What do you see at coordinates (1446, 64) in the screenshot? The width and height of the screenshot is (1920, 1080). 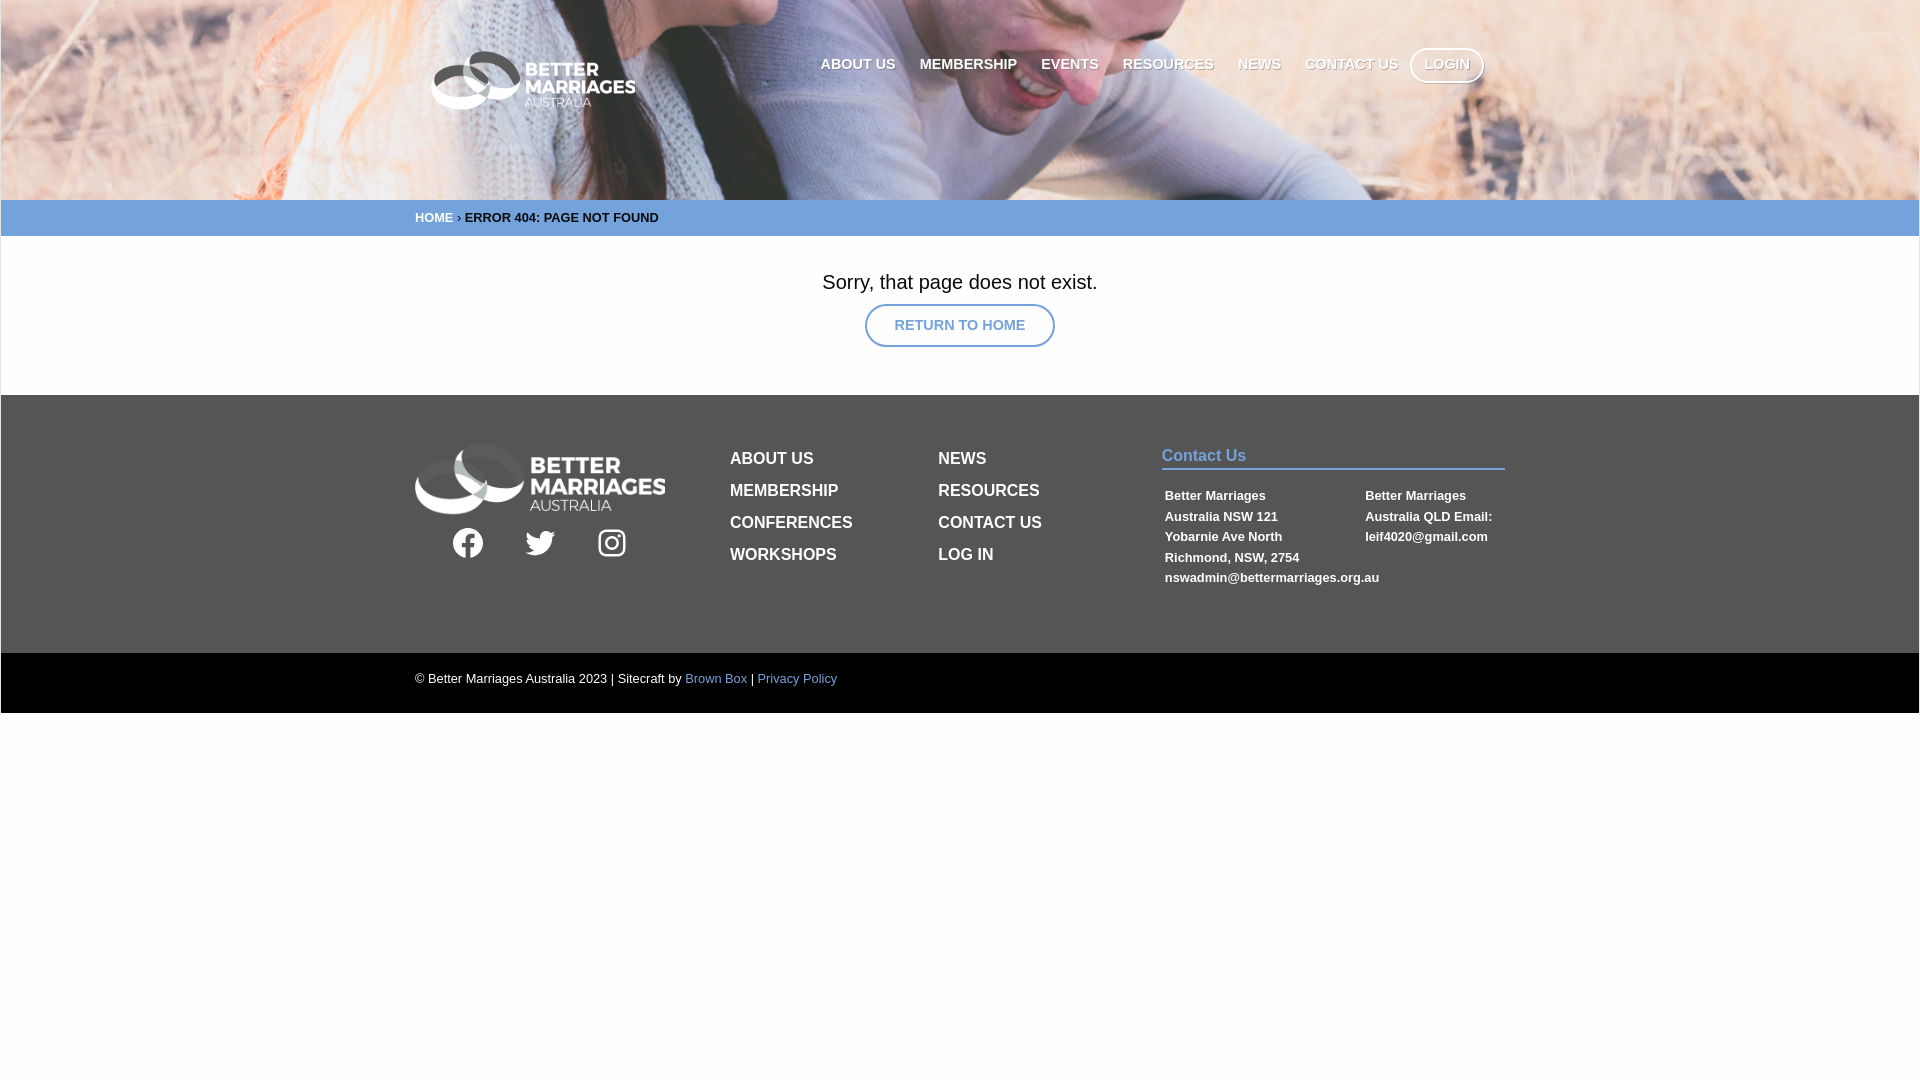 I see `'LOGIN'` at bounding box center [1446, 64].